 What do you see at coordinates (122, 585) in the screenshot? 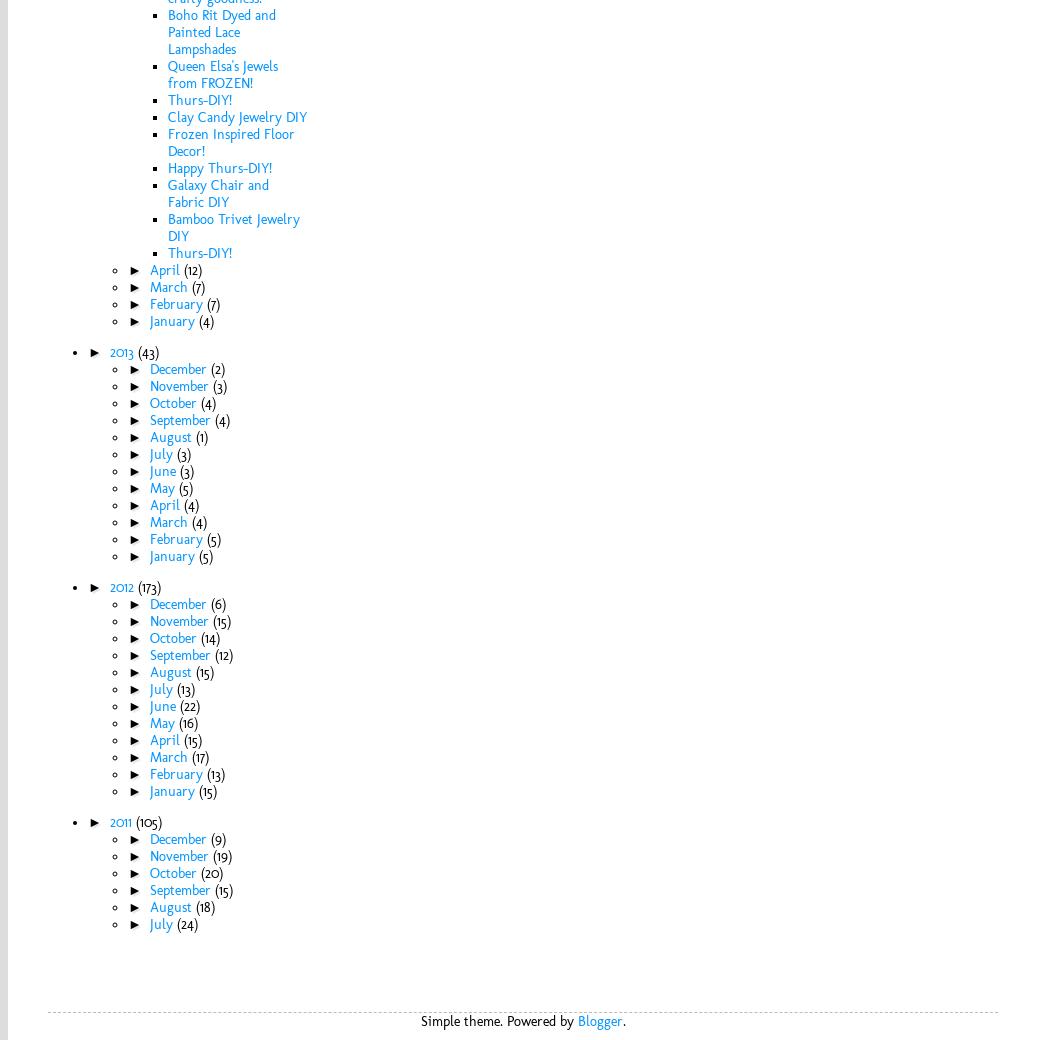
I see `'2012'` at bounding box center [122, 585].